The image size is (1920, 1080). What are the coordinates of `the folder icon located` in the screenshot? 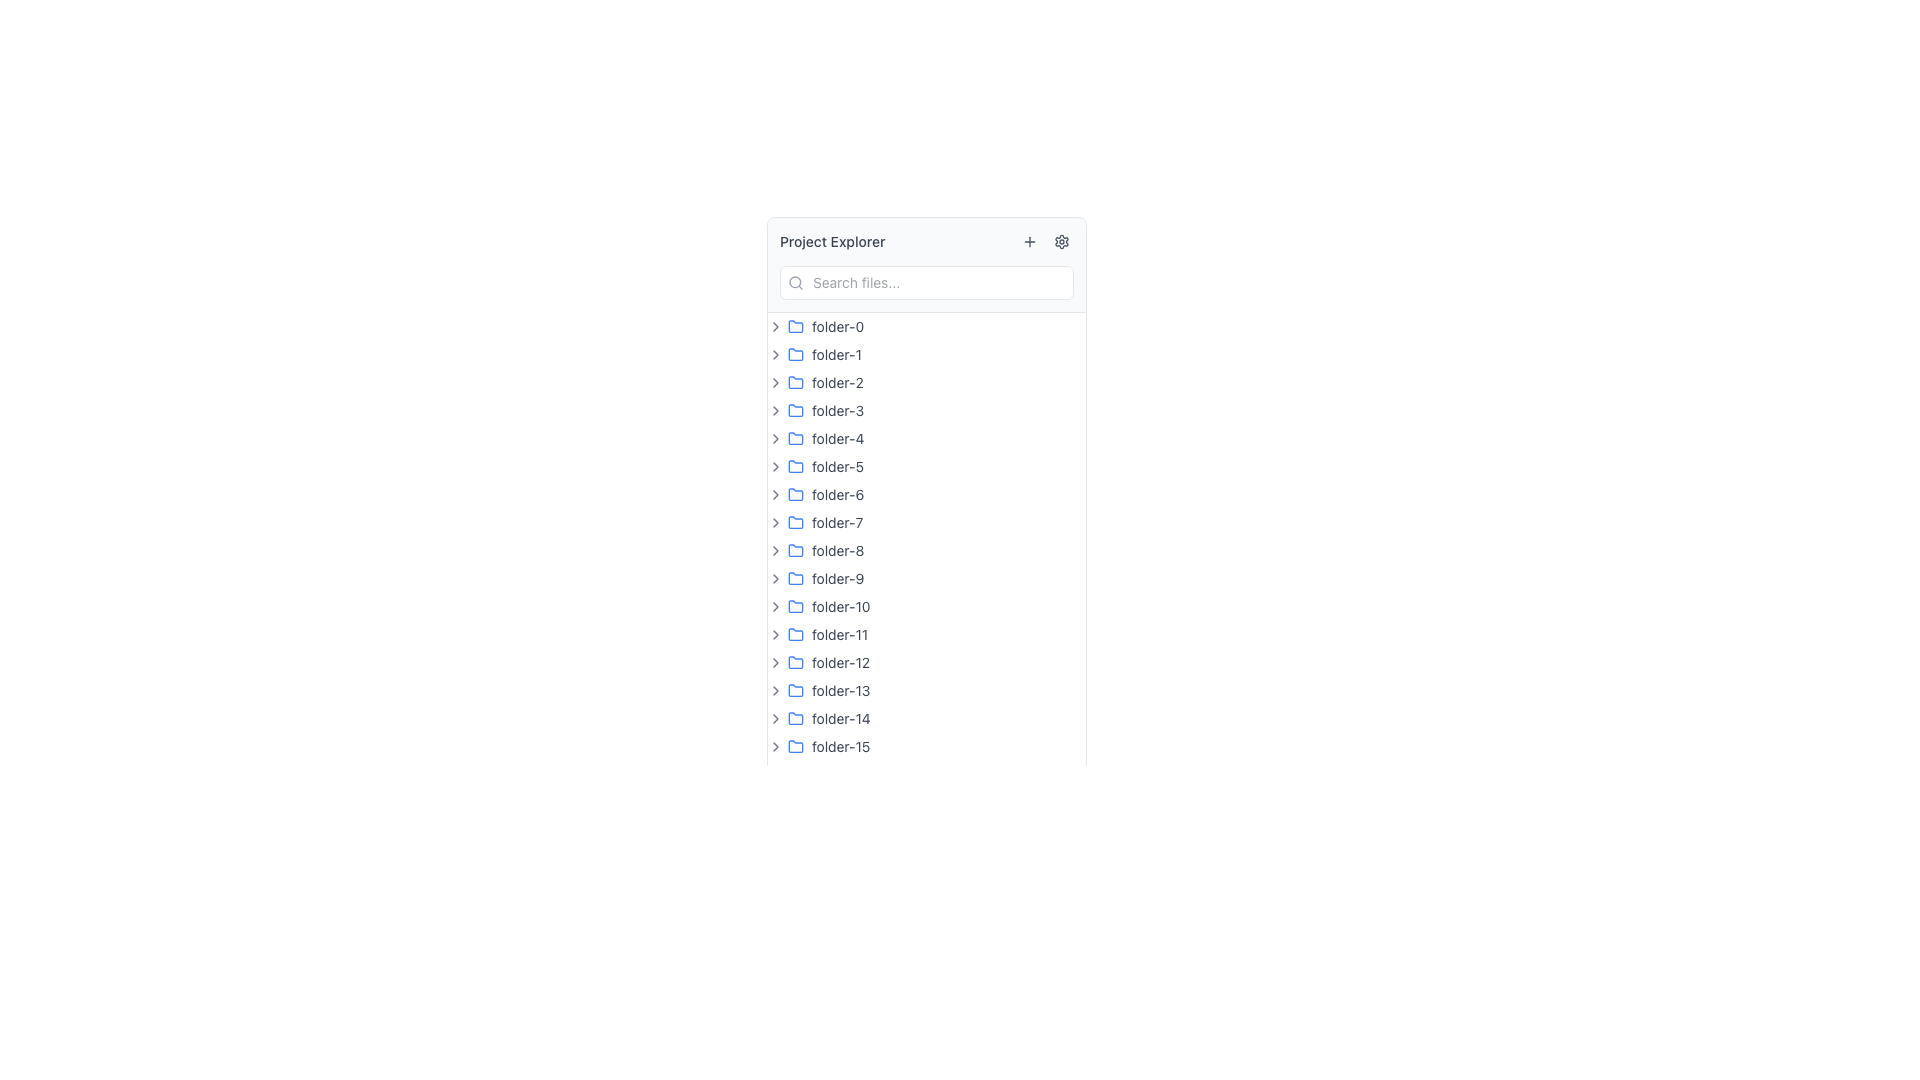 It's located at (795, 410).